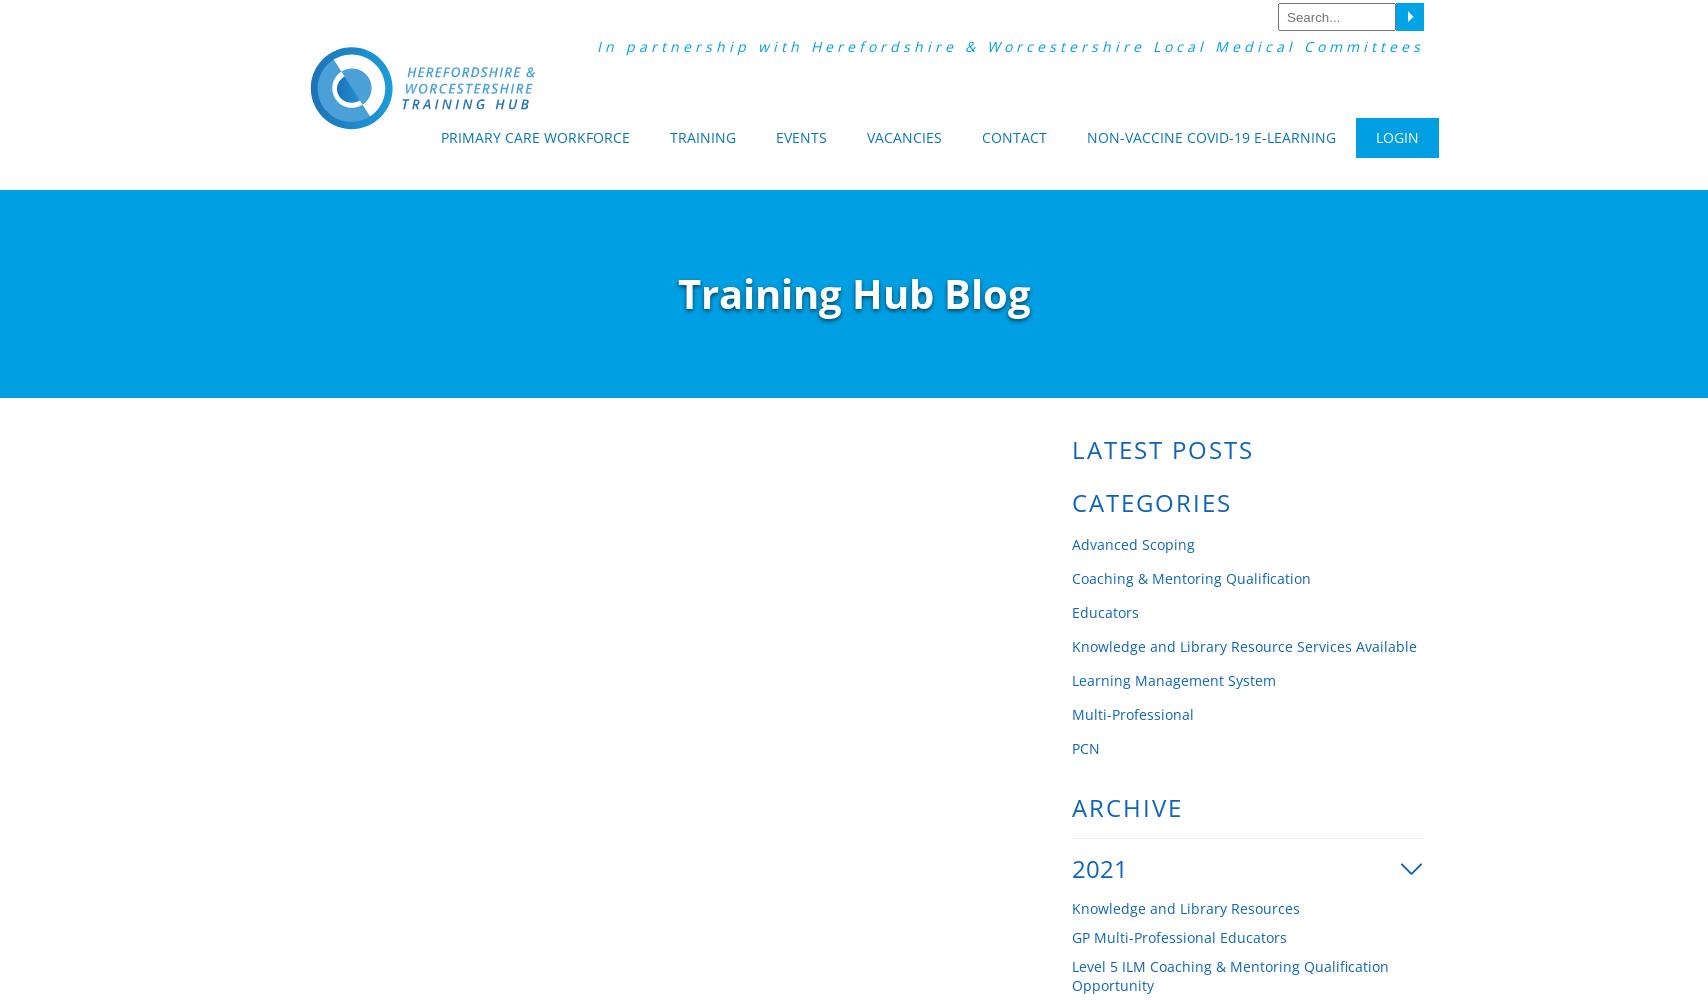 This screenshot has width=1708, height=1000. What do you see at coordinates (853, 293) in the screenshot?
I see `'Training Hub Blog'` at bounding box center [853, 293].